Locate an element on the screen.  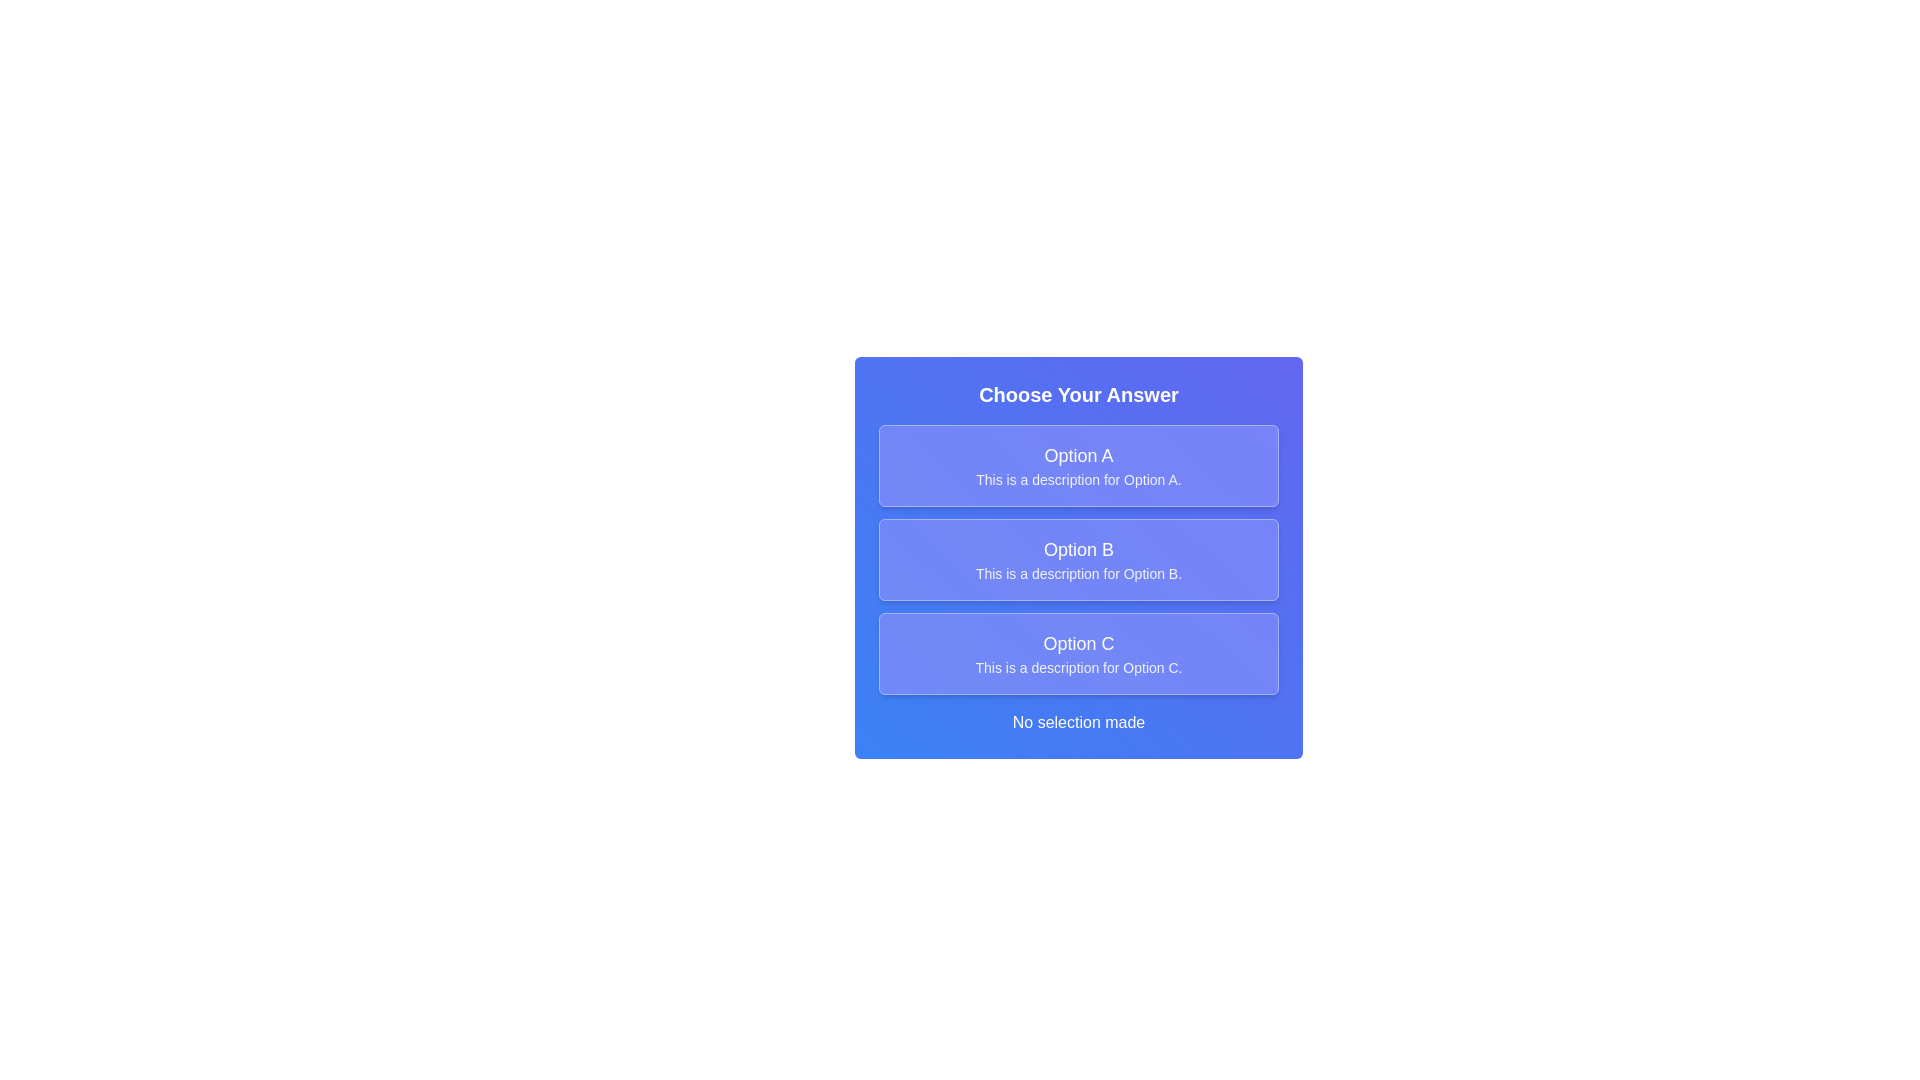
the text label displaying 'Option A' which is located inside a blue rectangular box with rounded corners, serving as the title for the first option is located at coordinates (1078, 455).